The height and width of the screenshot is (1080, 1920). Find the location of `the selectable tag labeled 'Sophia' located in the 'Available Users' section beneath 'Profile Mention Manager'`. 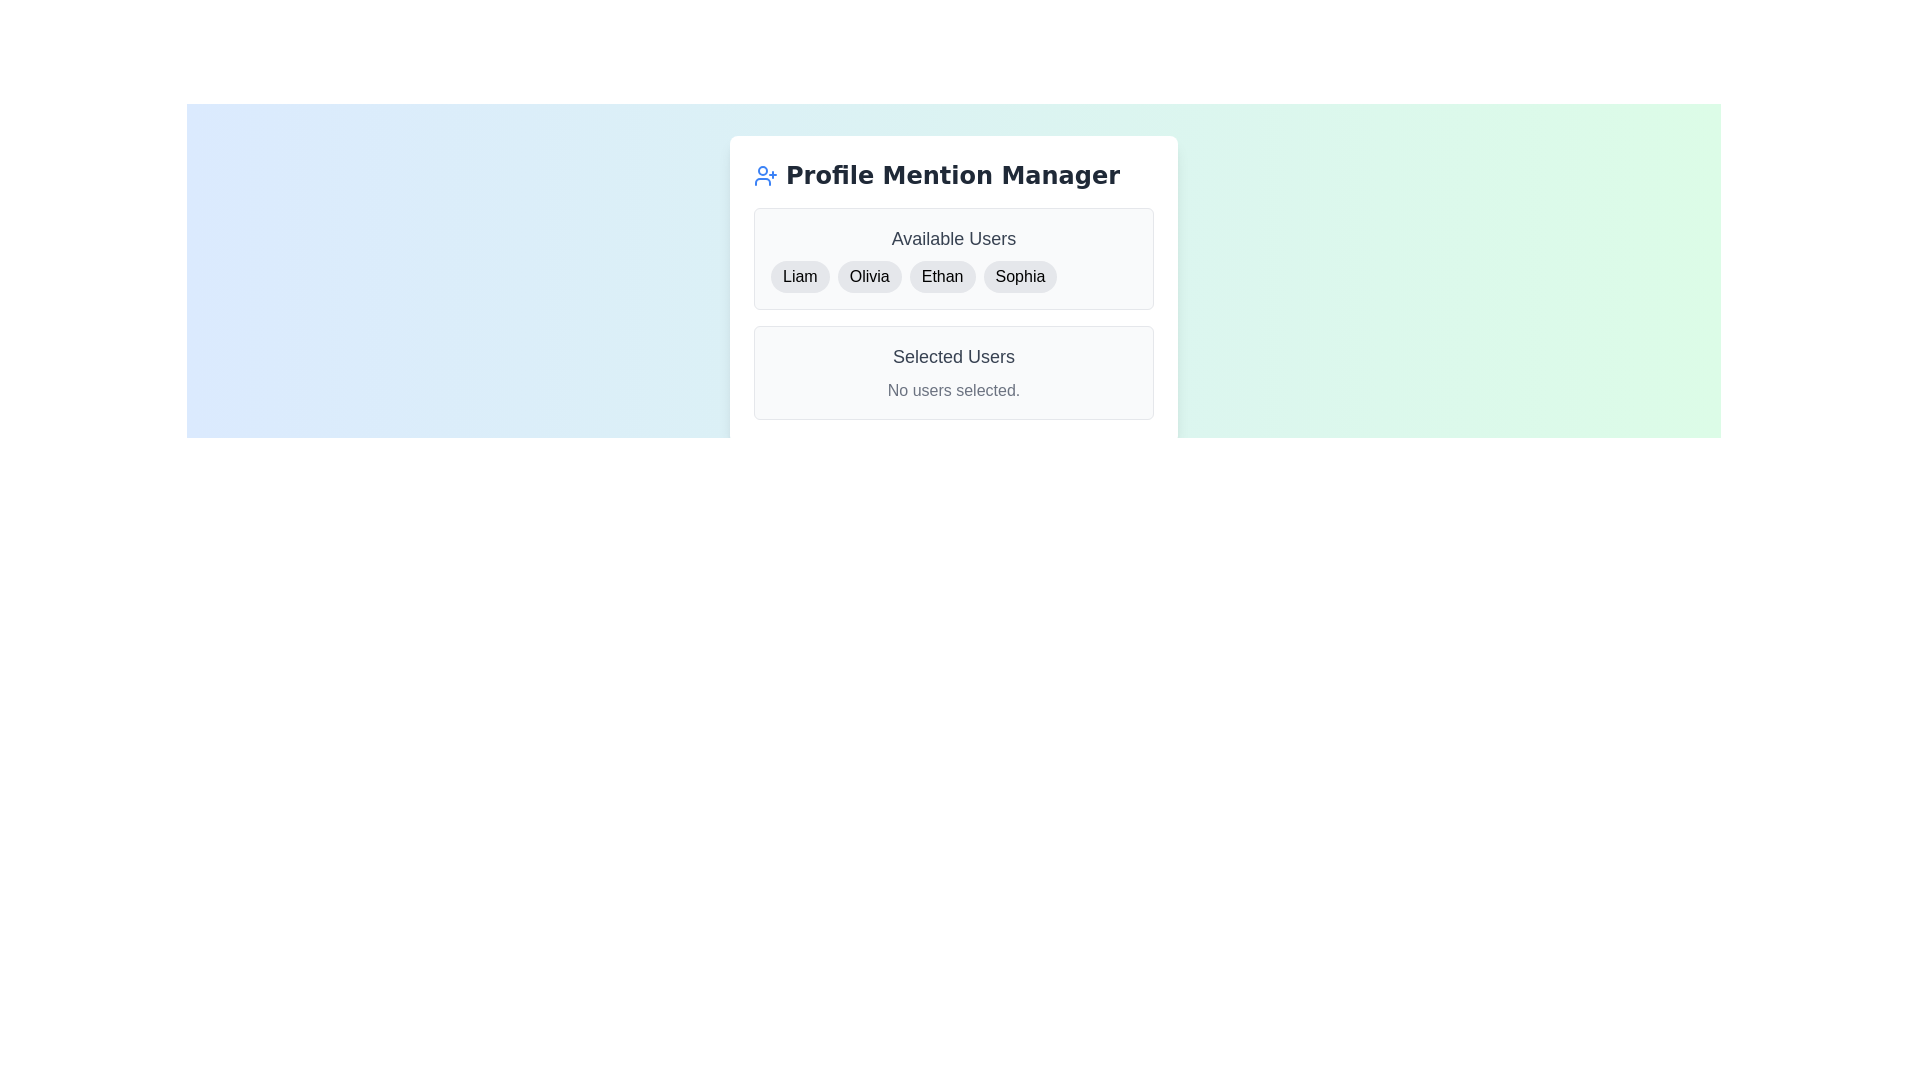

the selectable tag labeled 'Sophia' located in the 'Available Users' section beneath 'Profile Mention Manager' is located at coordinates (1019, 277).